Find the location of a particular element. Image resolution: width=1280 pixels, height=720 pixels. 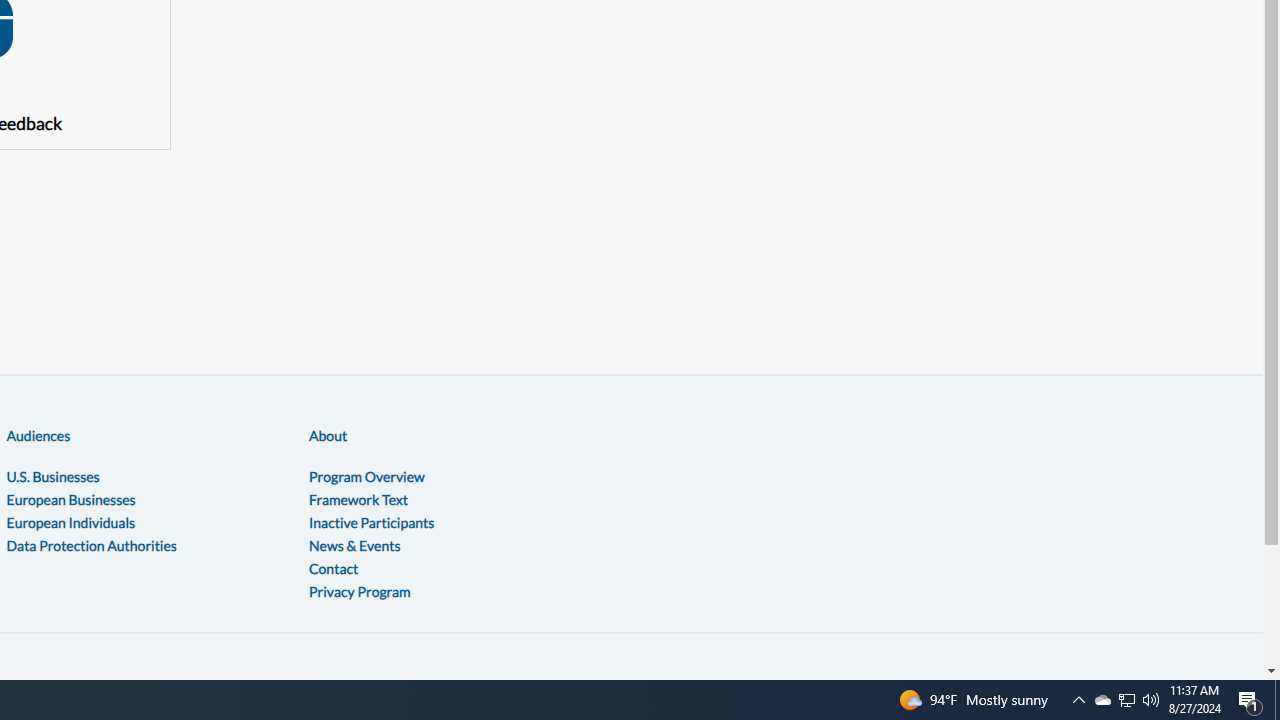

'Contact' is located at coordinates (333, 567).